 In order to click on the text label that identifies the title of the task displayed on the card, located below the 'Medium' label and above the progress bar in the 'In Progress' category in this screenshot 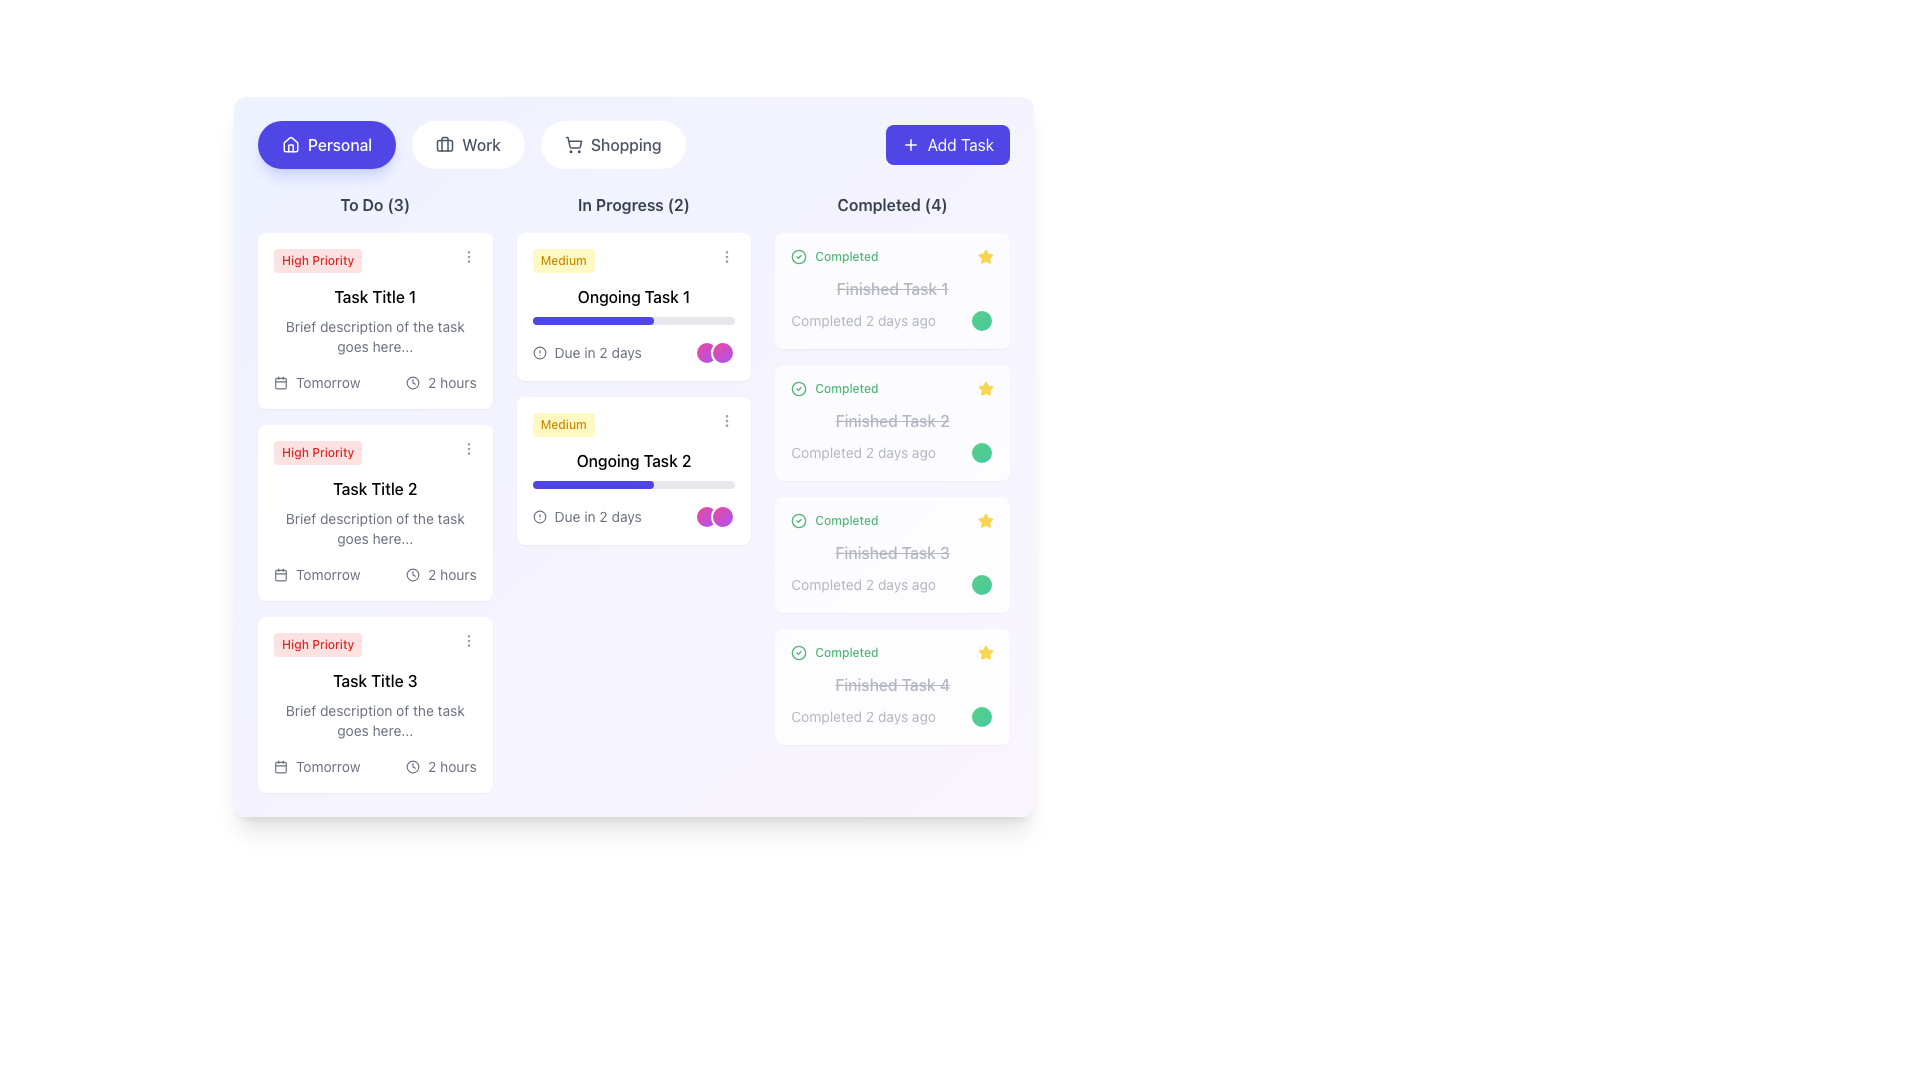, I will do `click(632, 461)`.